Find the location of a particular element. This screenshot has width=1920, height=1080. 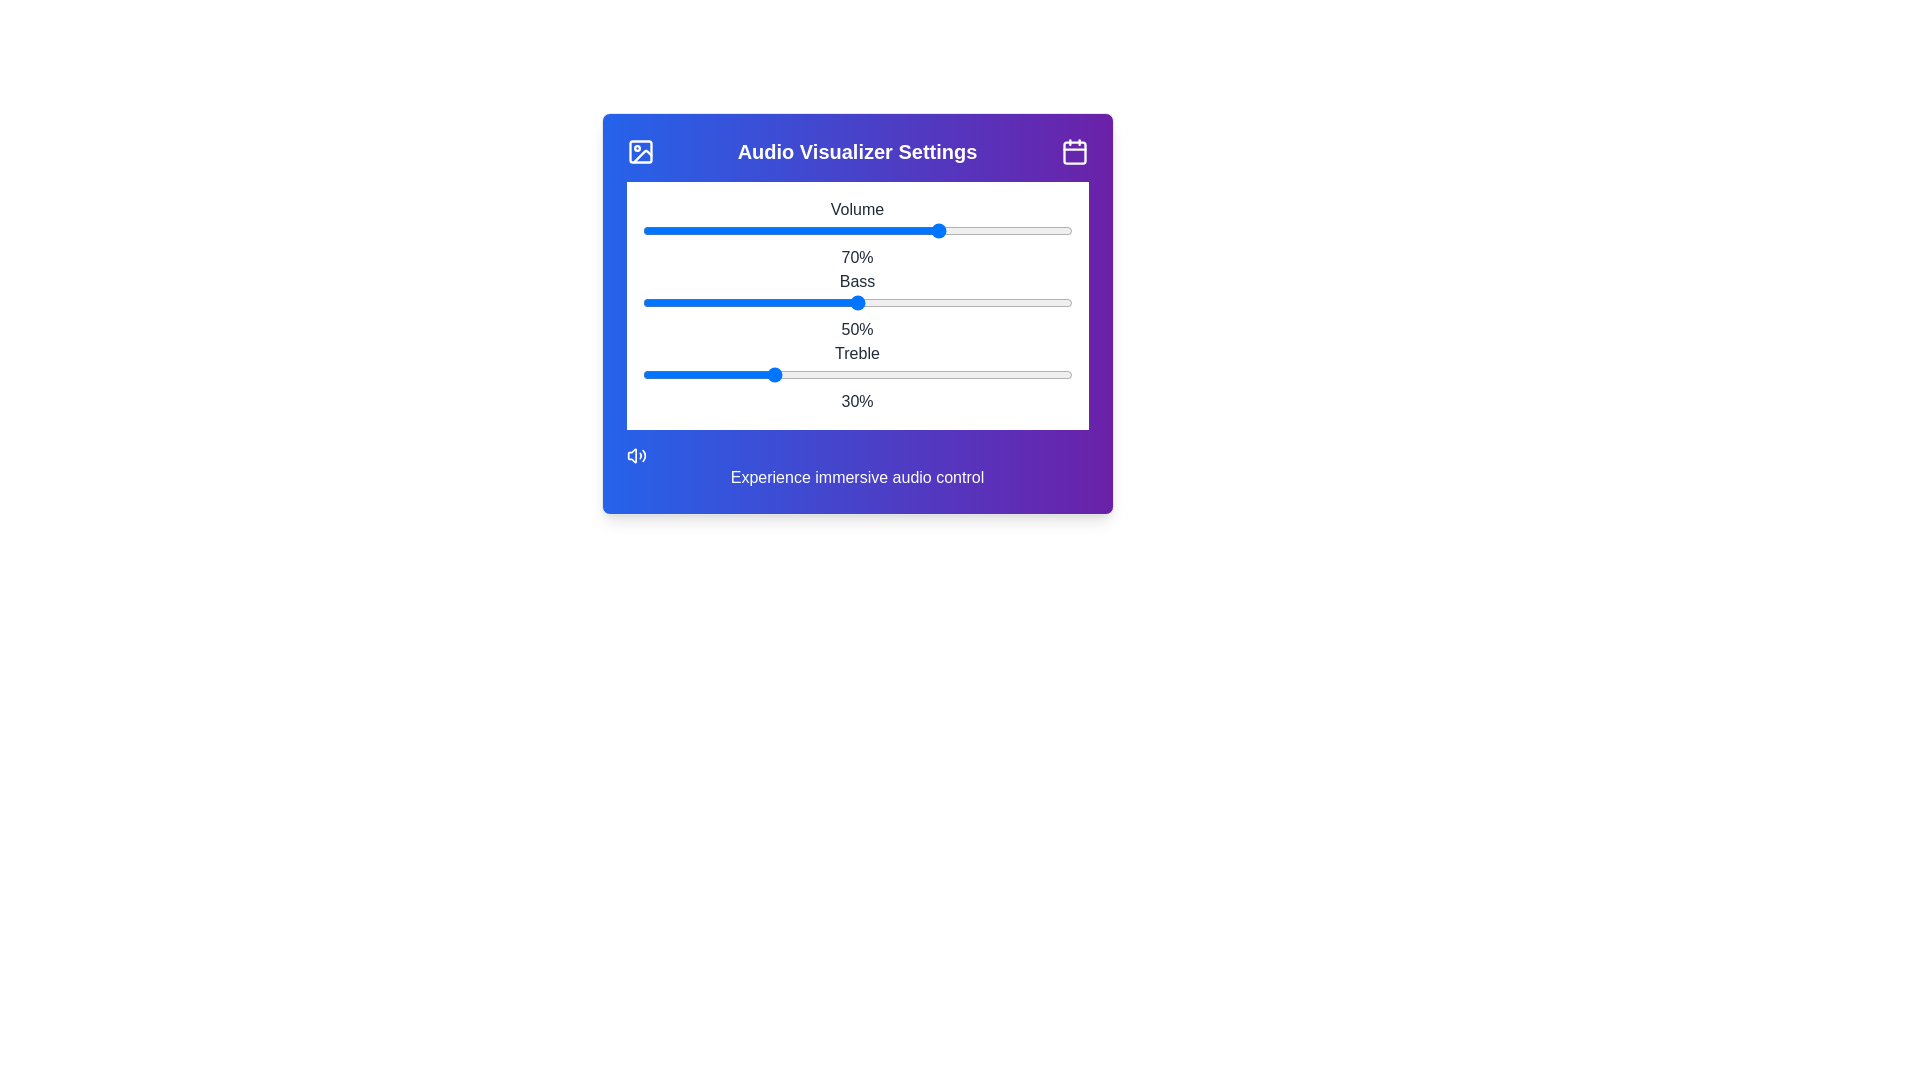

the image icon at the top-left corner of the component is located at coordinates (640, 150).